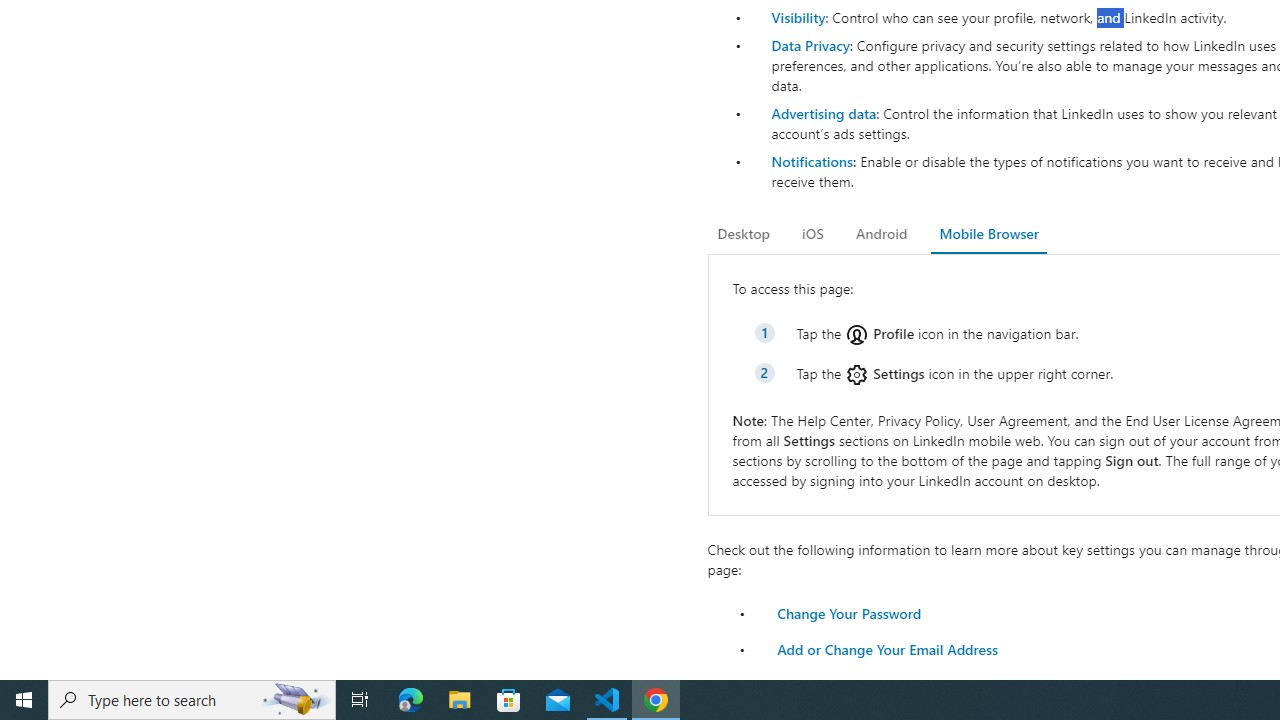  Describe the element at coordinates (797, 17) in the screenshot. I see `'Visibility'` at that location.